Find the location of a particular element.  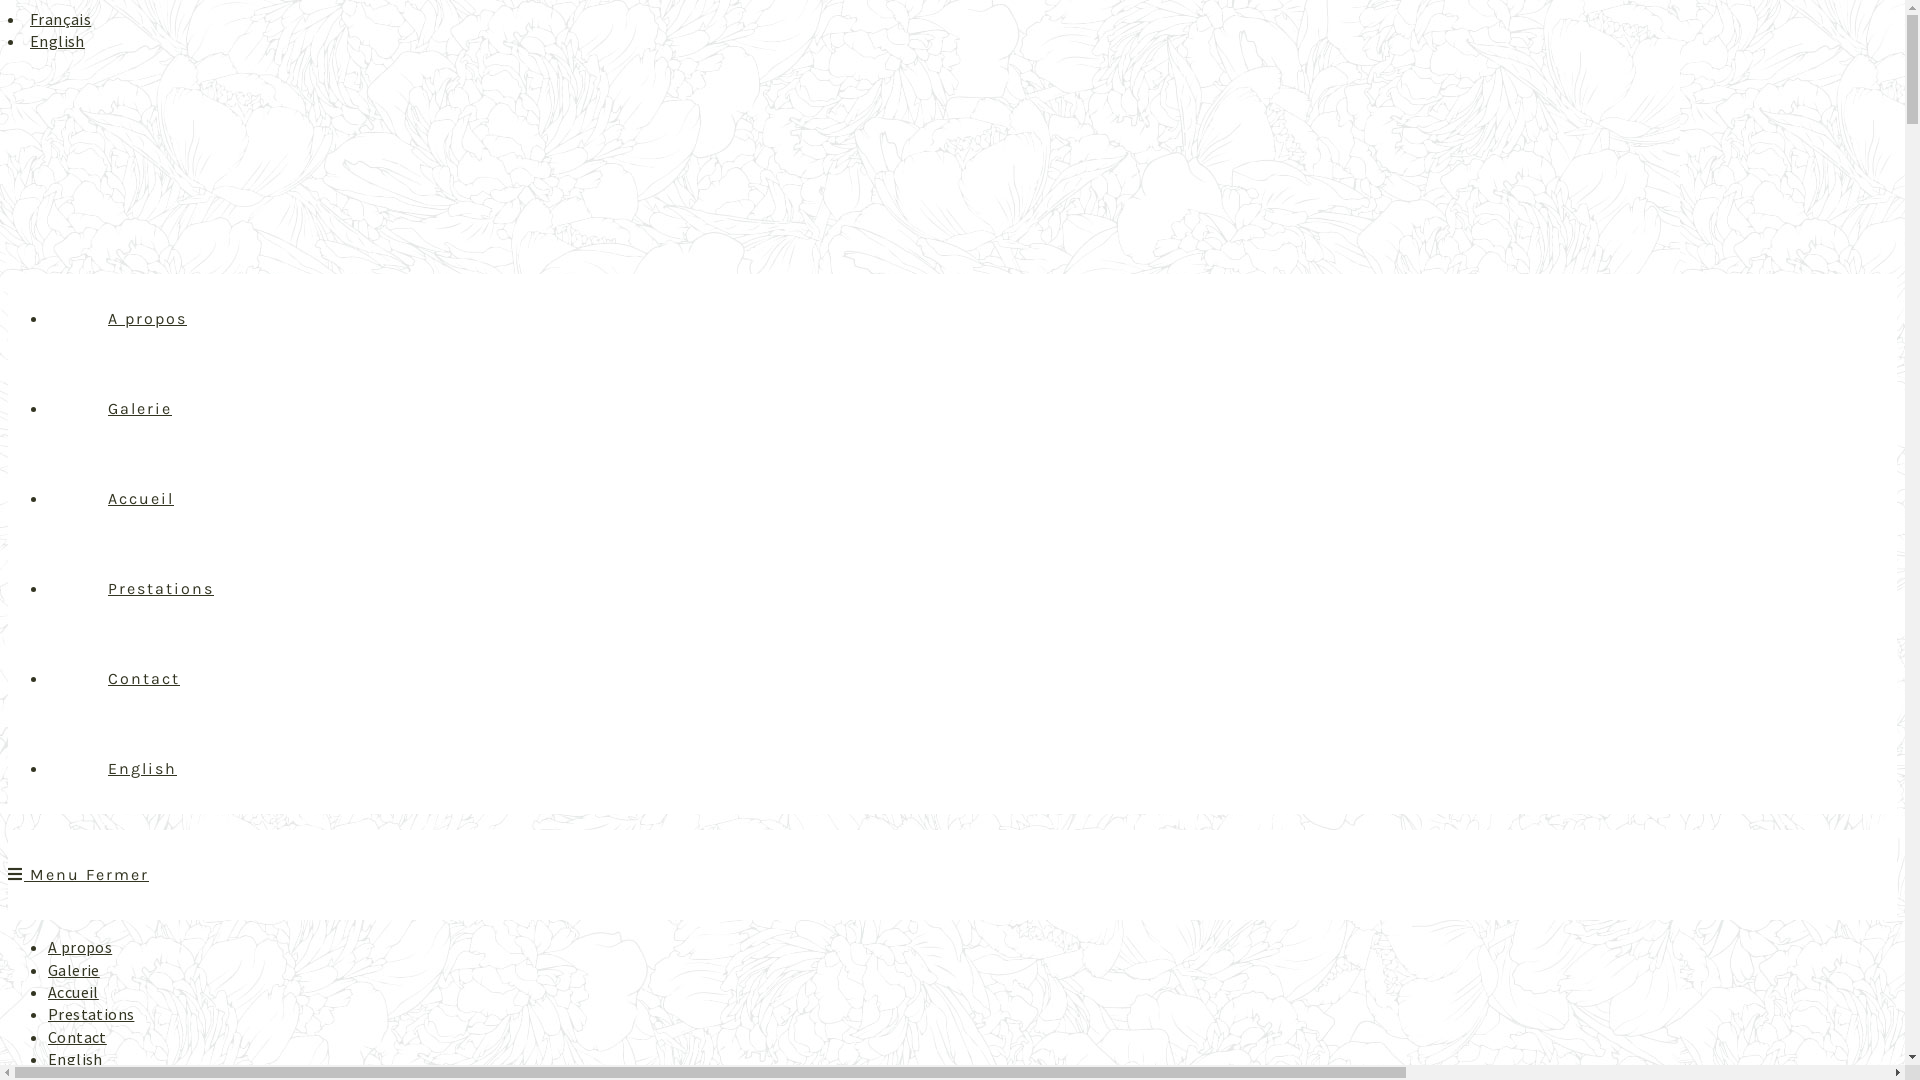

'Menu Fermer' is located at coordinates (78, 873).